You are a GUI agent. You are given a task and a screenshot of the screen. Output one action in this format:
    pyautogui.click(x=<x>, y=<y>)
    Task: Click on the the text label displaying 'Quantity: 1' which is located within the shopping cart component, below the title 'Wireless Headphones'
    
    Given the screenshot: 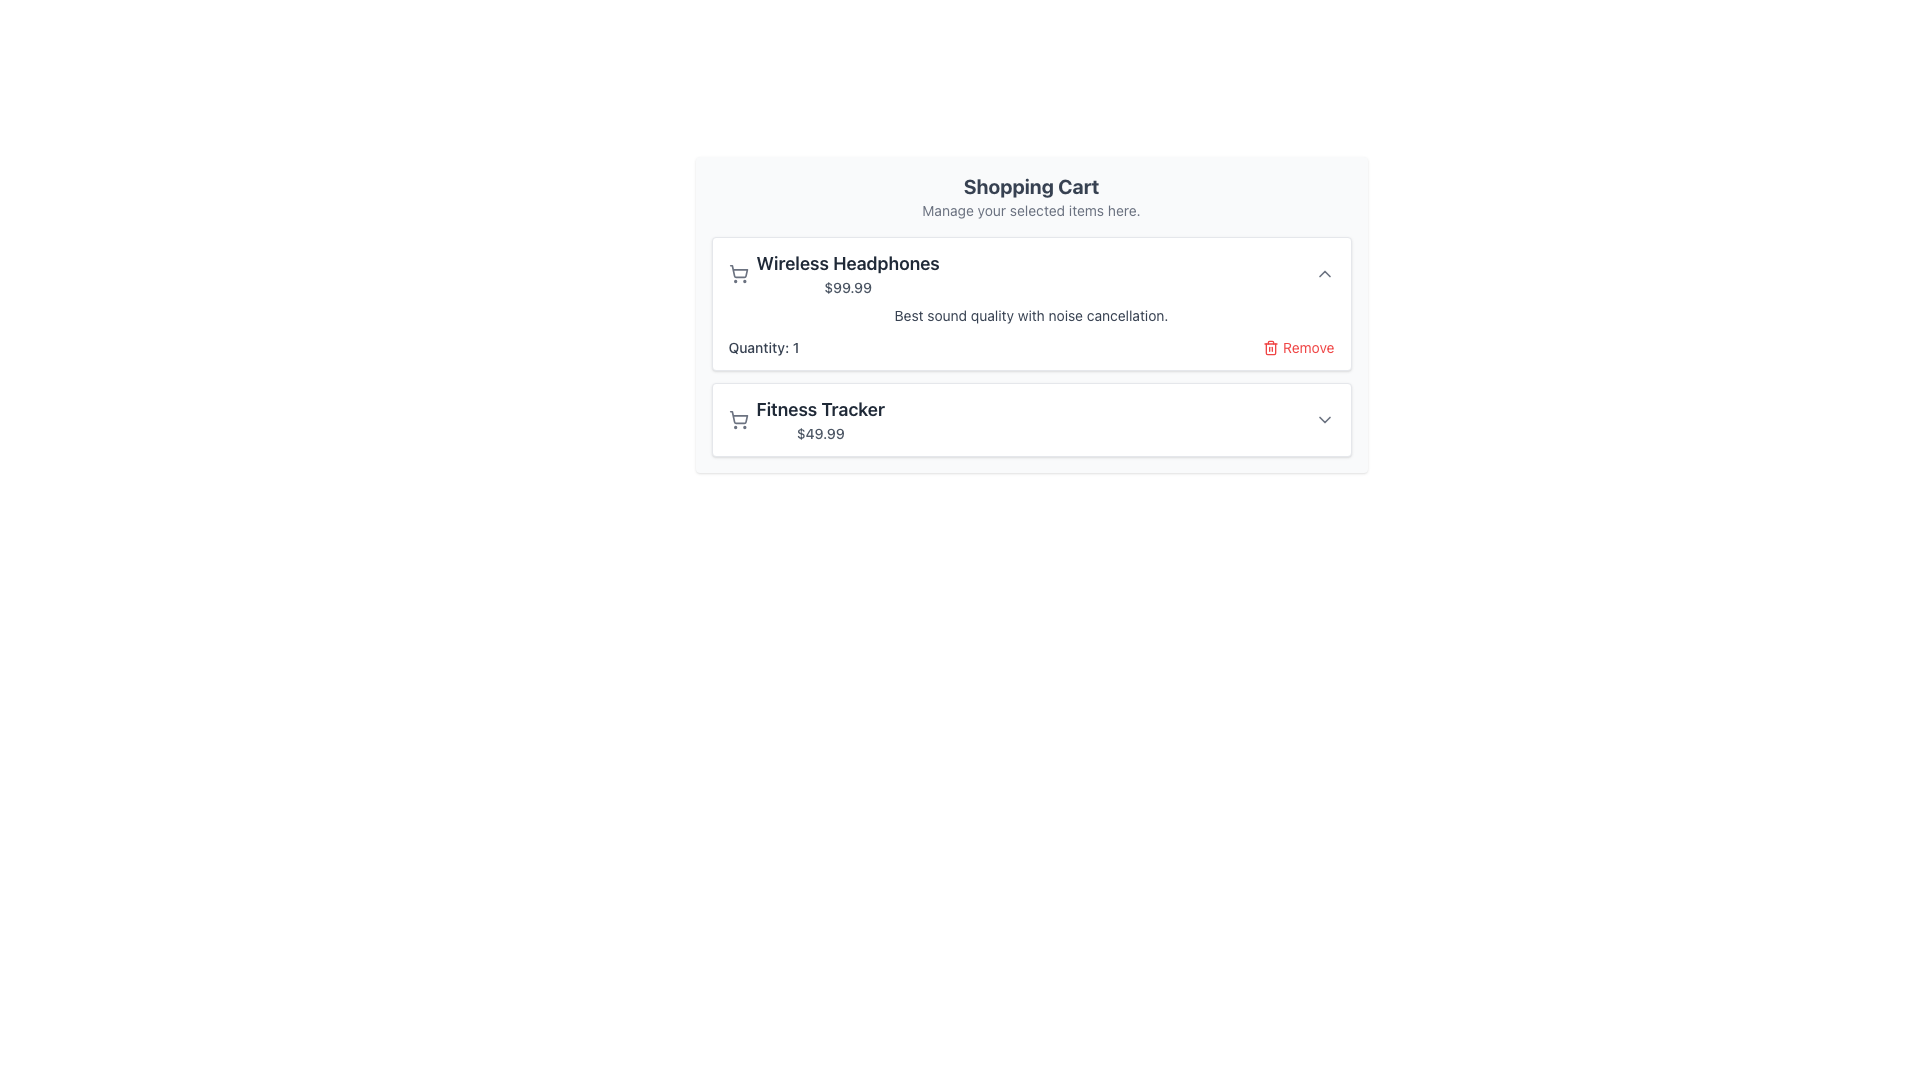 What is the action you would take?
    pyautogui.click(x=762, y=346)
    